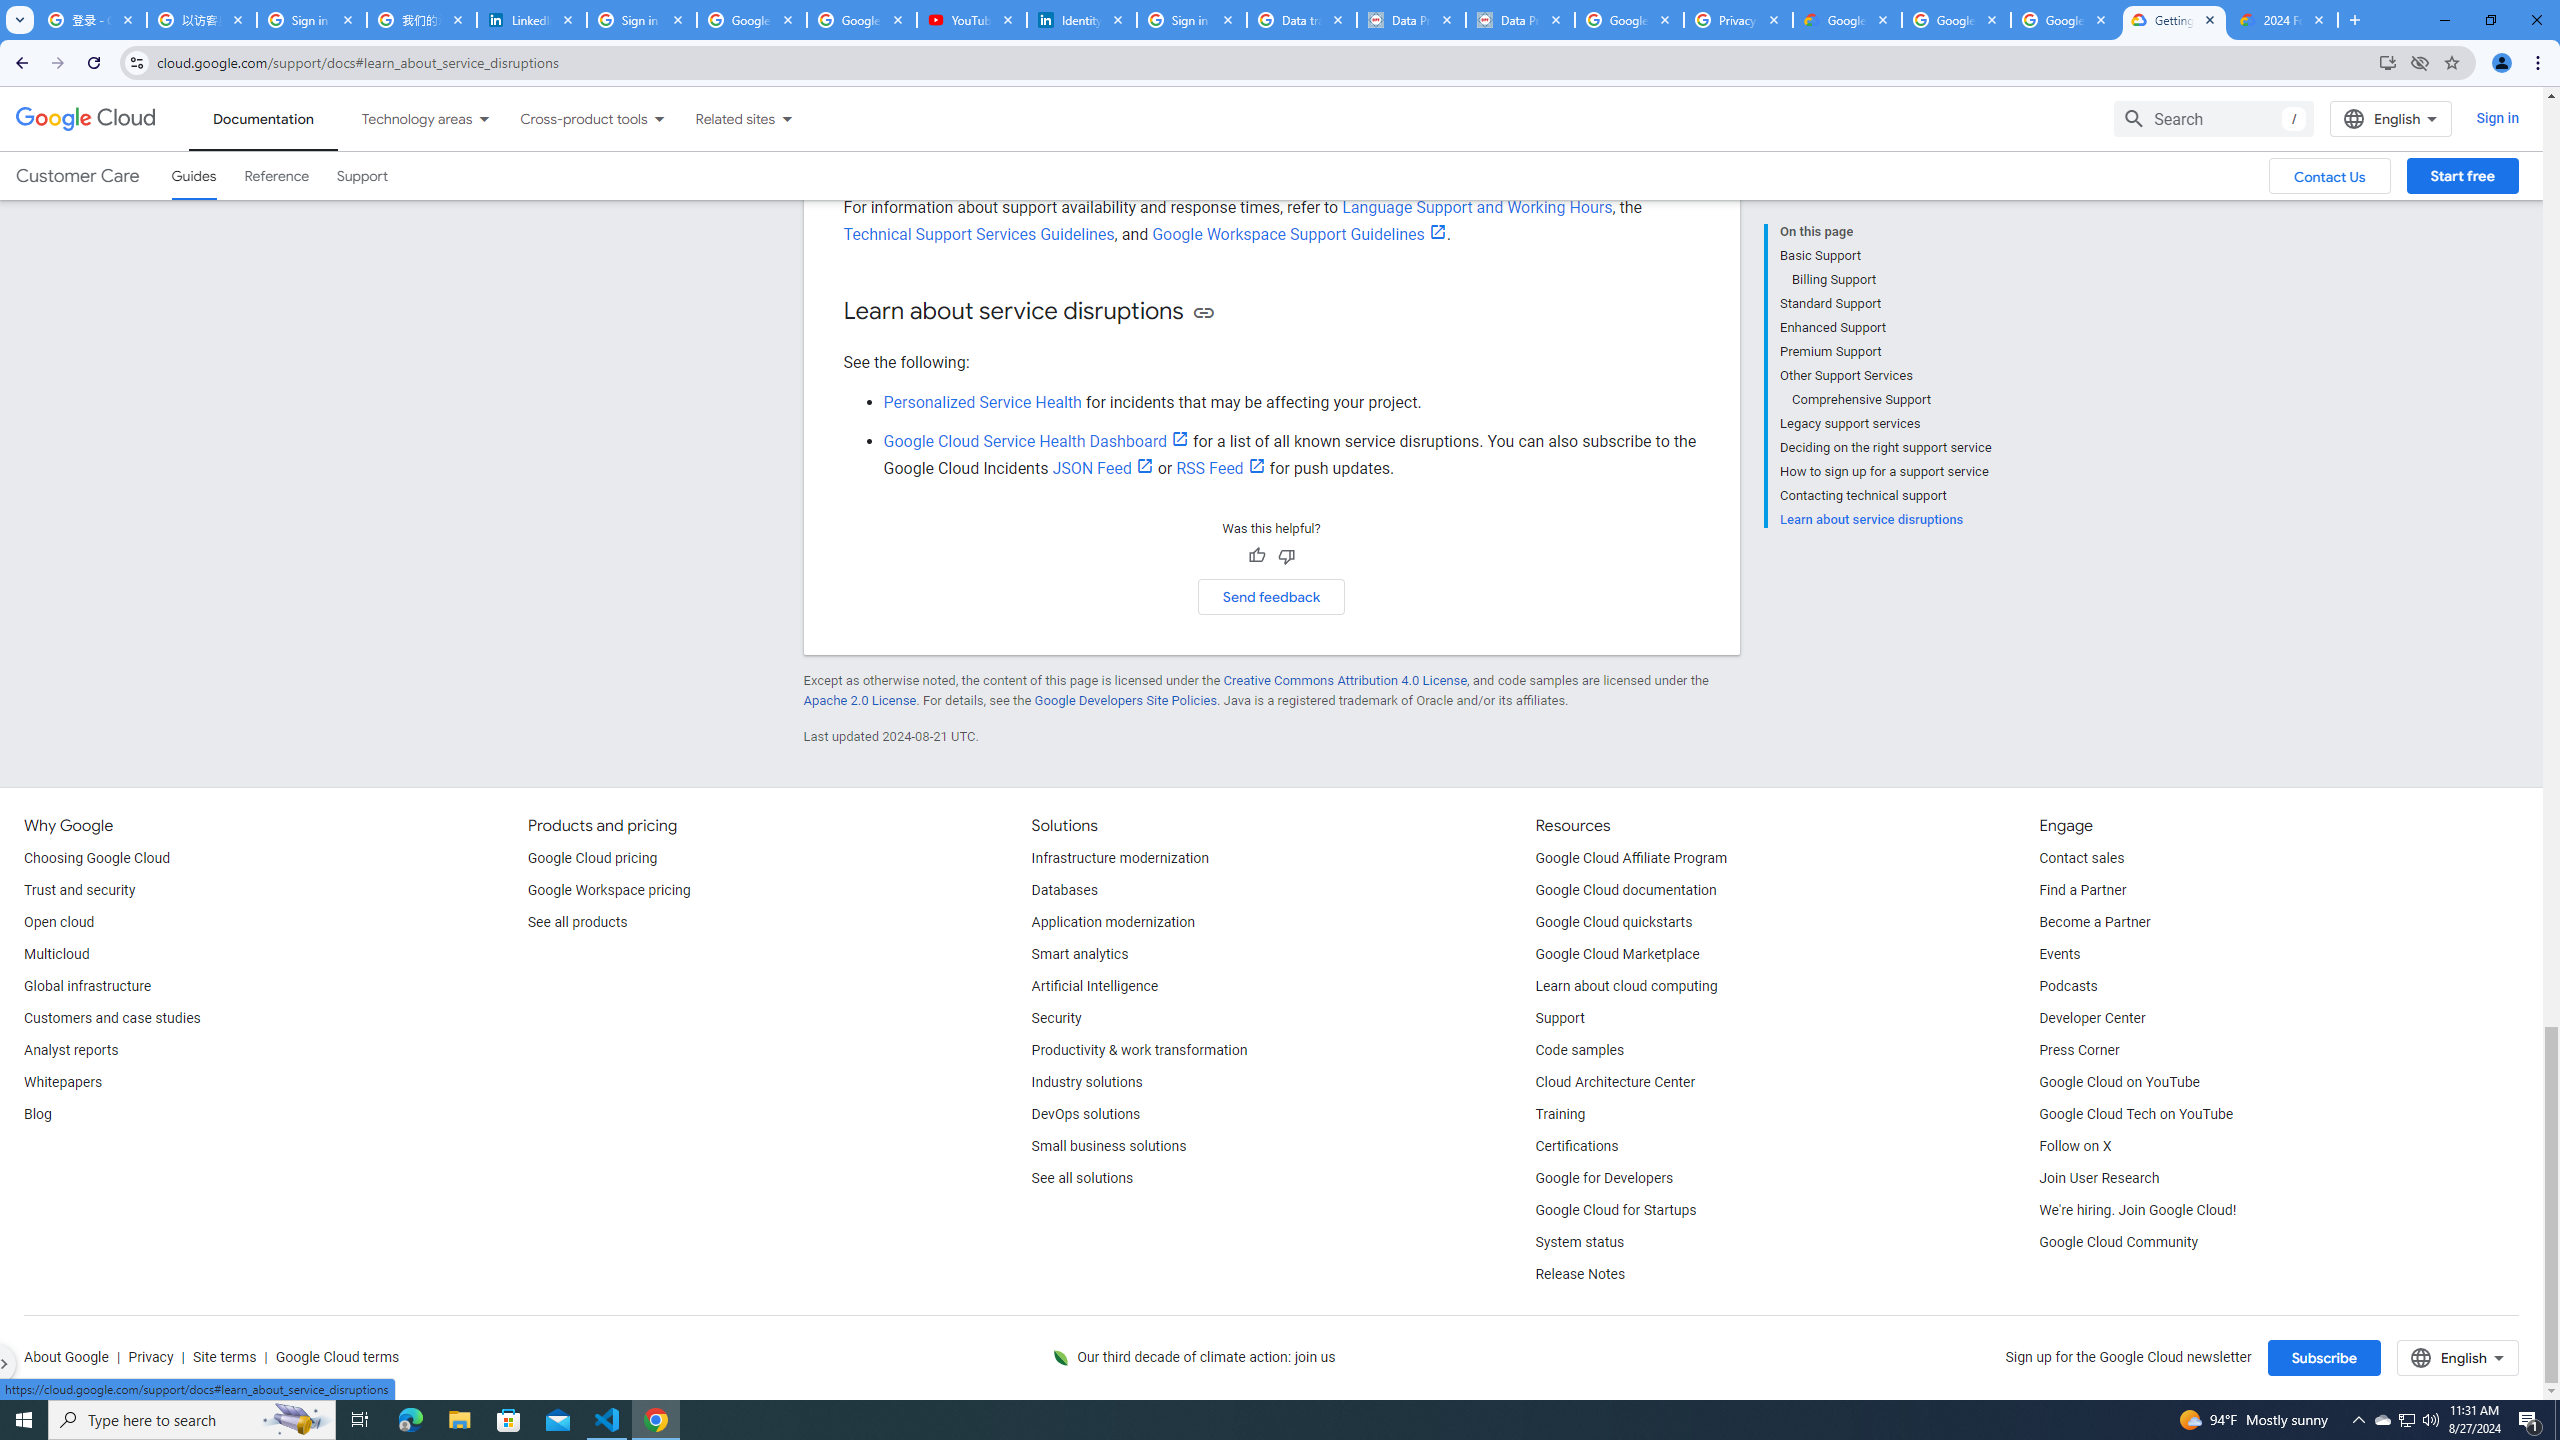 This screenshot has width=2560, height=1440. I want to click on 'Not helpful', so click(1285, 555).